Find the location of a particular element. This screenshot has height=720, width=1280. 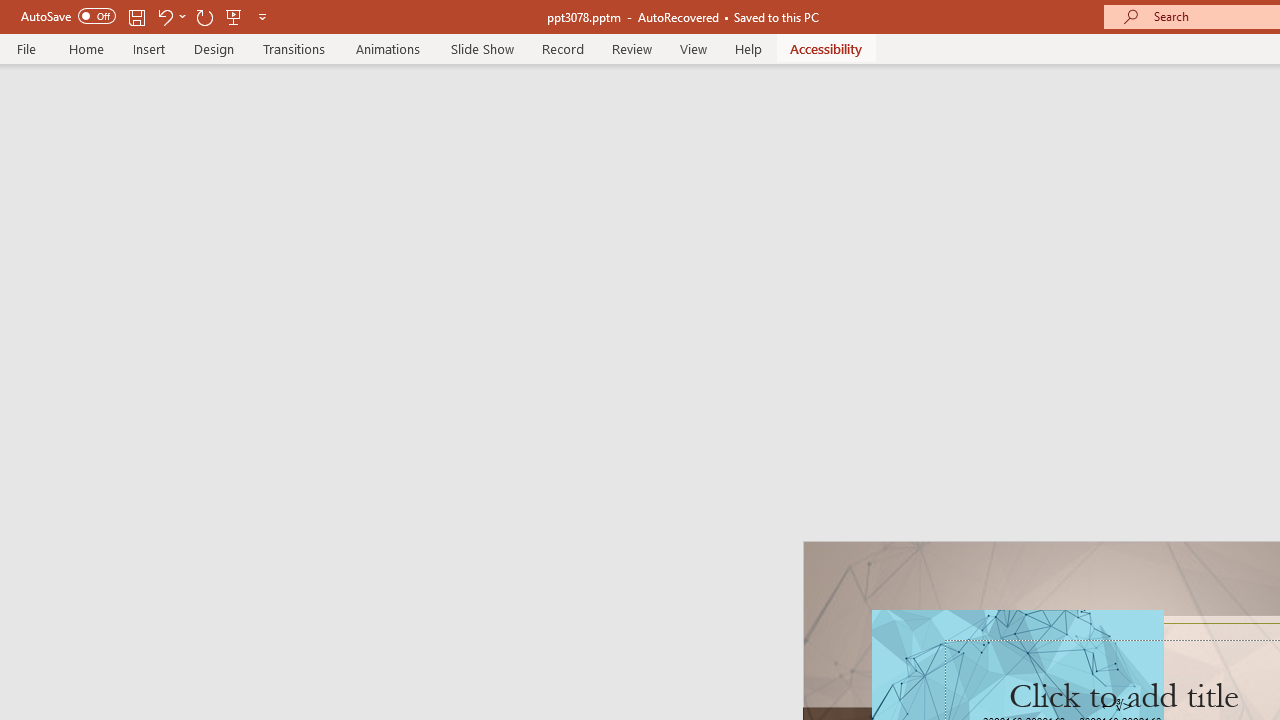

'Design' is located at coordinates (214, 48).